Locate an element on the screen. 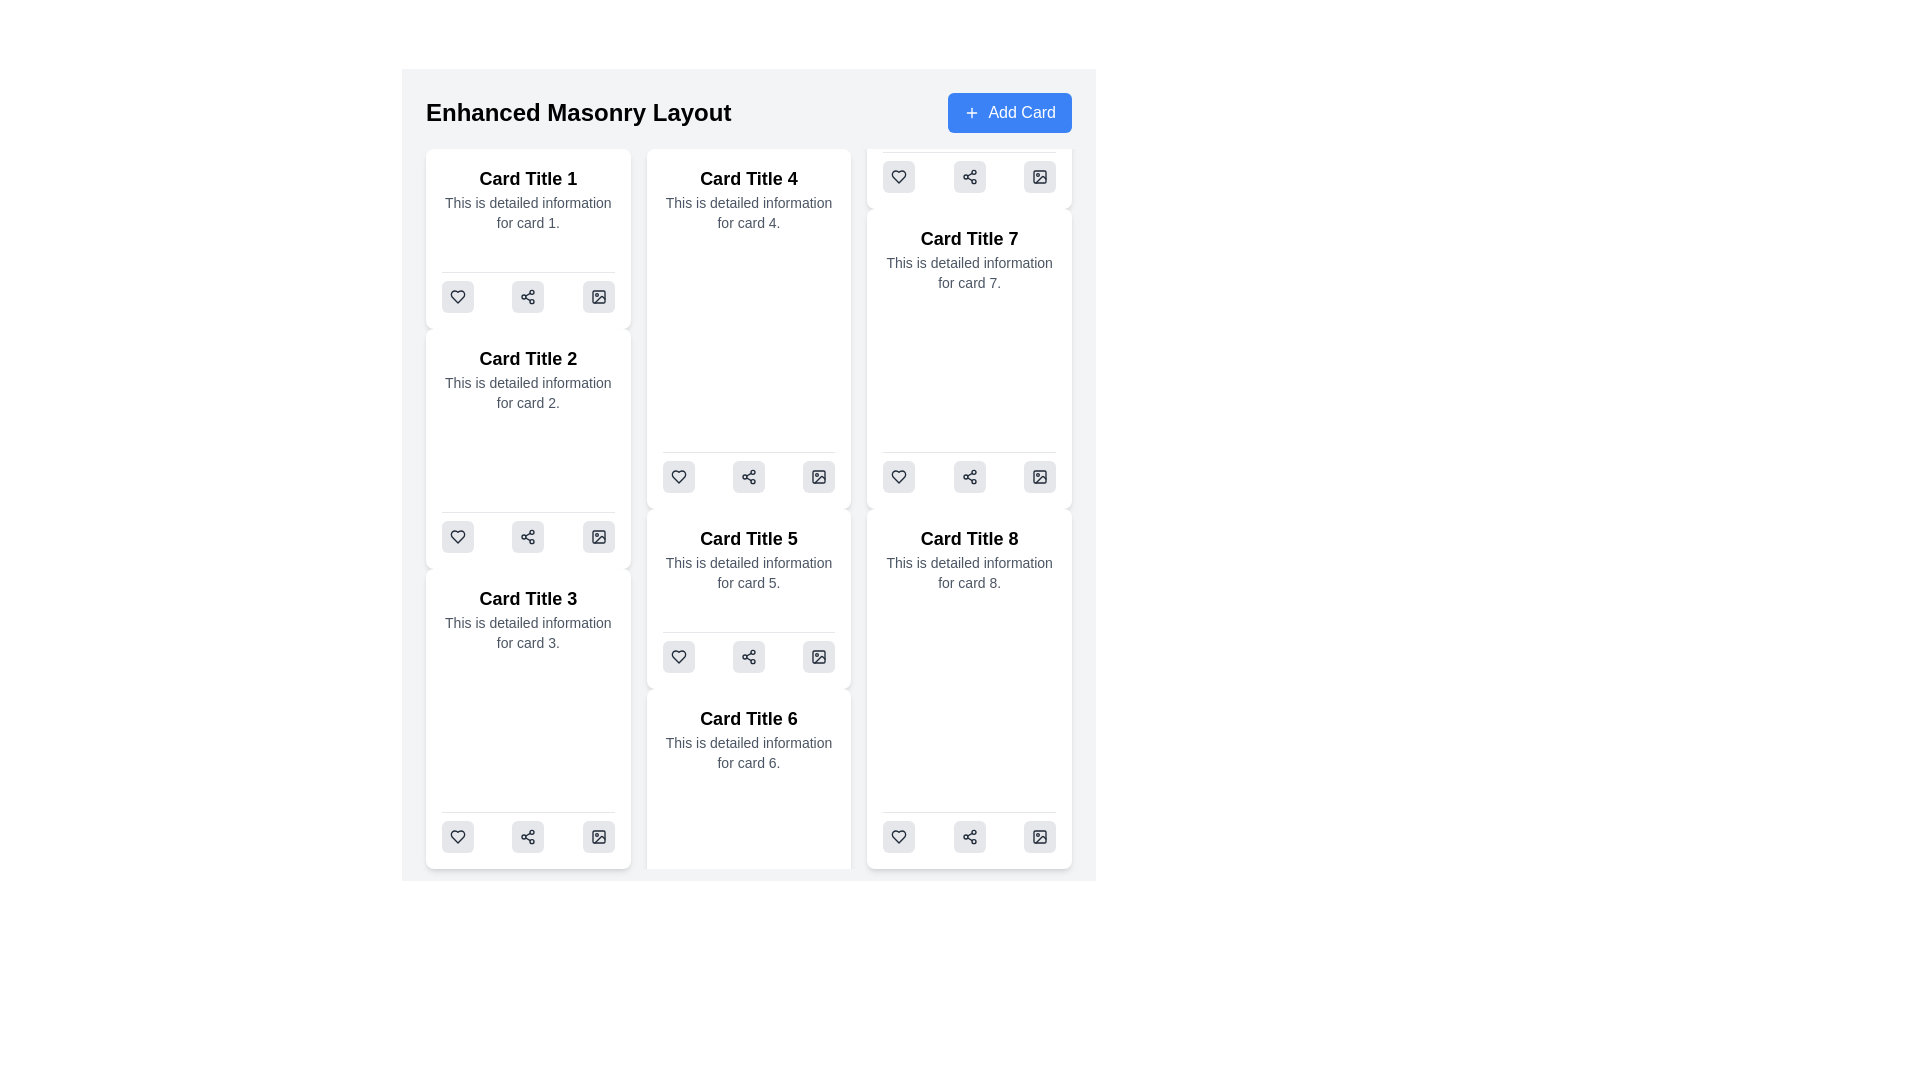 This screenshot has height=1080, width=1920. the minimalist icon depicting a sun and landscape located in the lower-right corner of 'Card Title 5', which is the third icon from the right in the row of icons is located at coordinates (819, 656).